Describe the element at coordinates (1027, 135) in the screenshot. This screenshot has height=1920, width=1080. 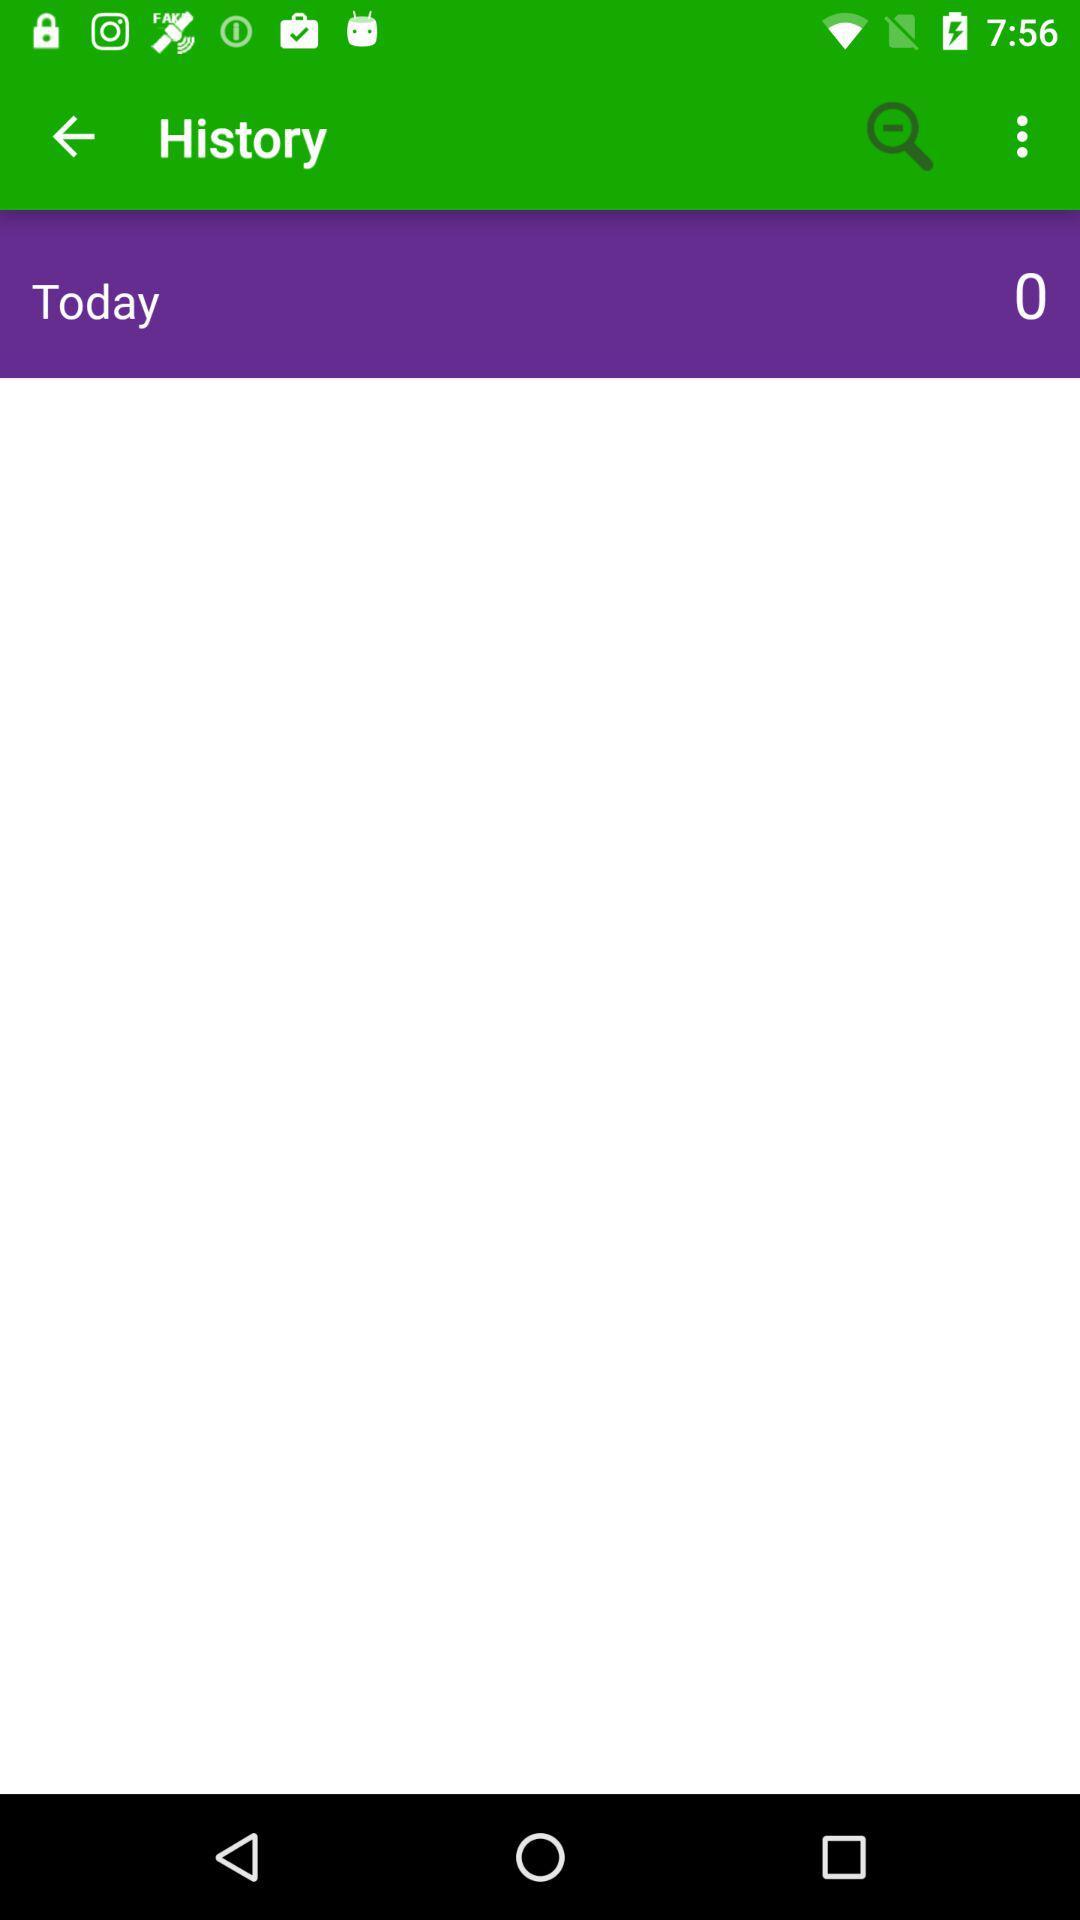
I see `icon above the 0 item` at that location.